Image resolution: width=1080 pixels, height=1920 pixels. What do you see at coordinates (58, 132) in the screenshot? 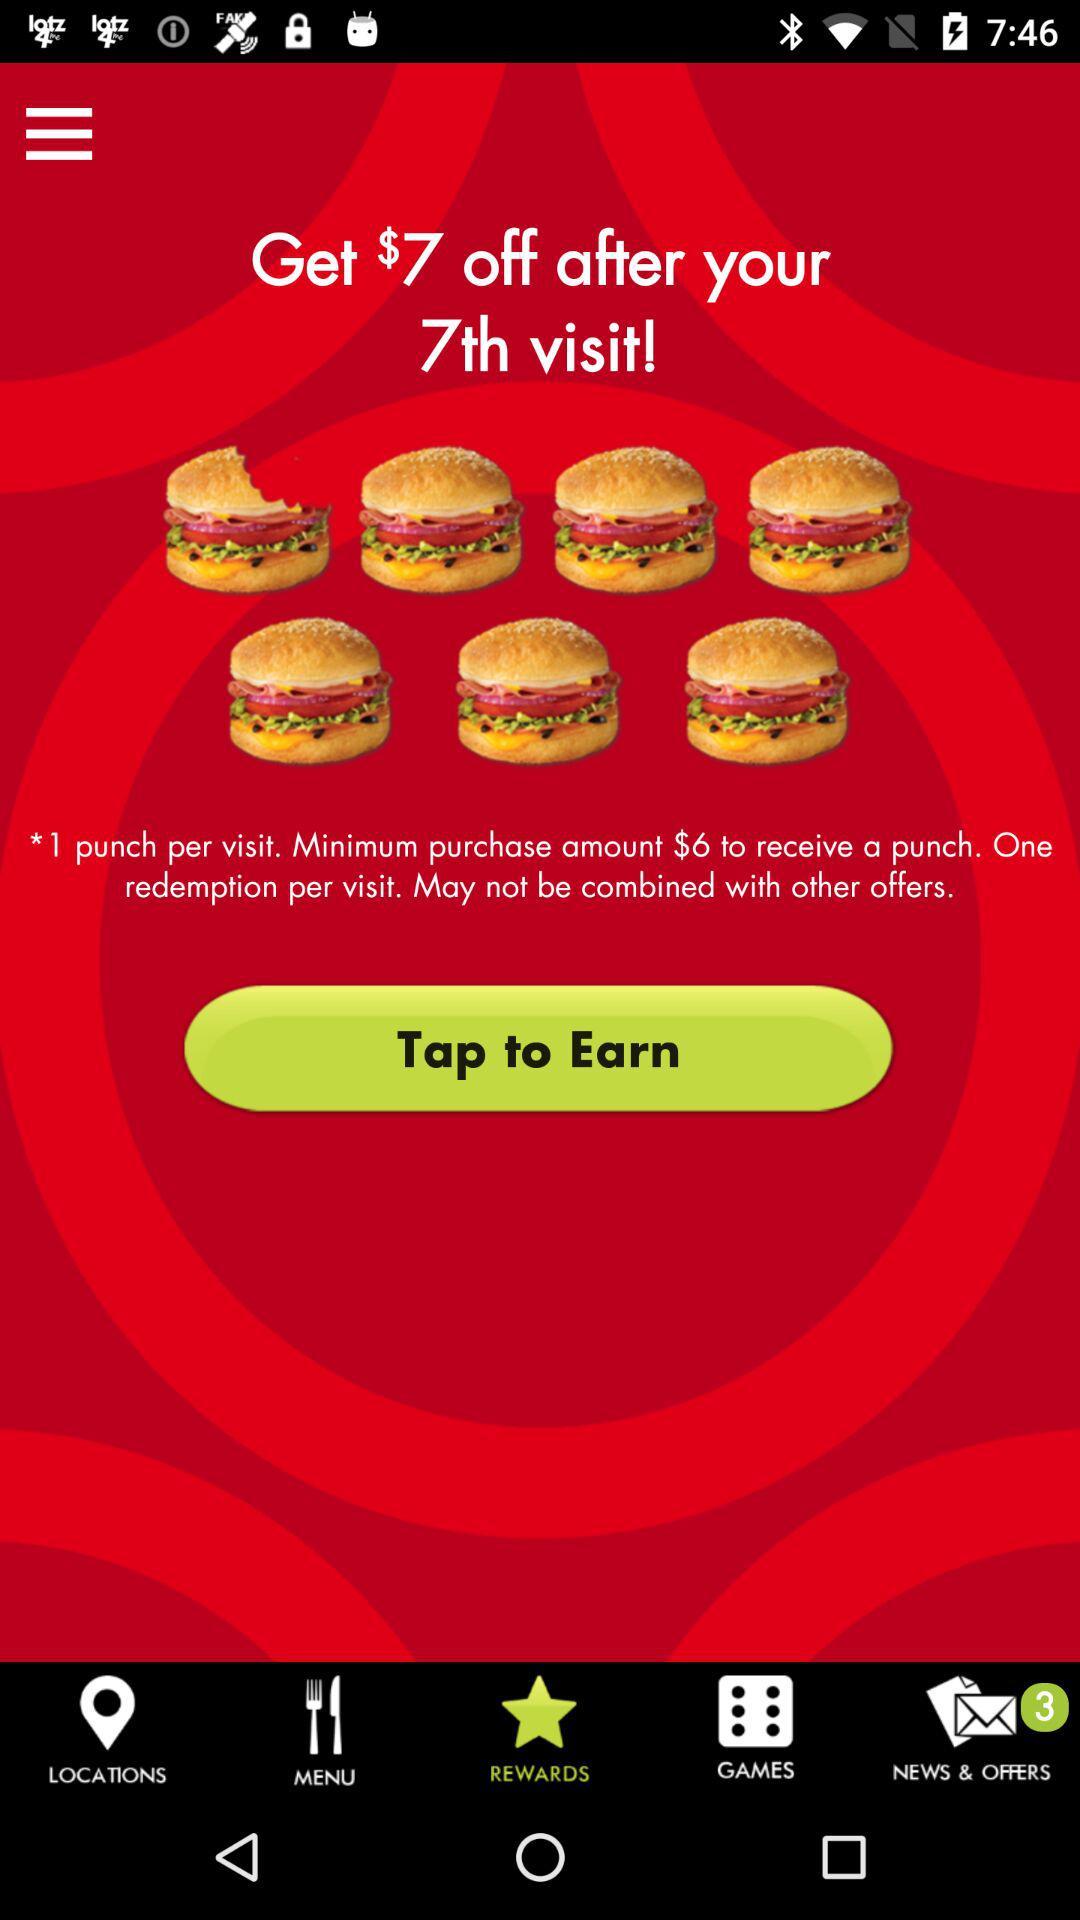
I see `open menu` at bounding box center [58, 132].